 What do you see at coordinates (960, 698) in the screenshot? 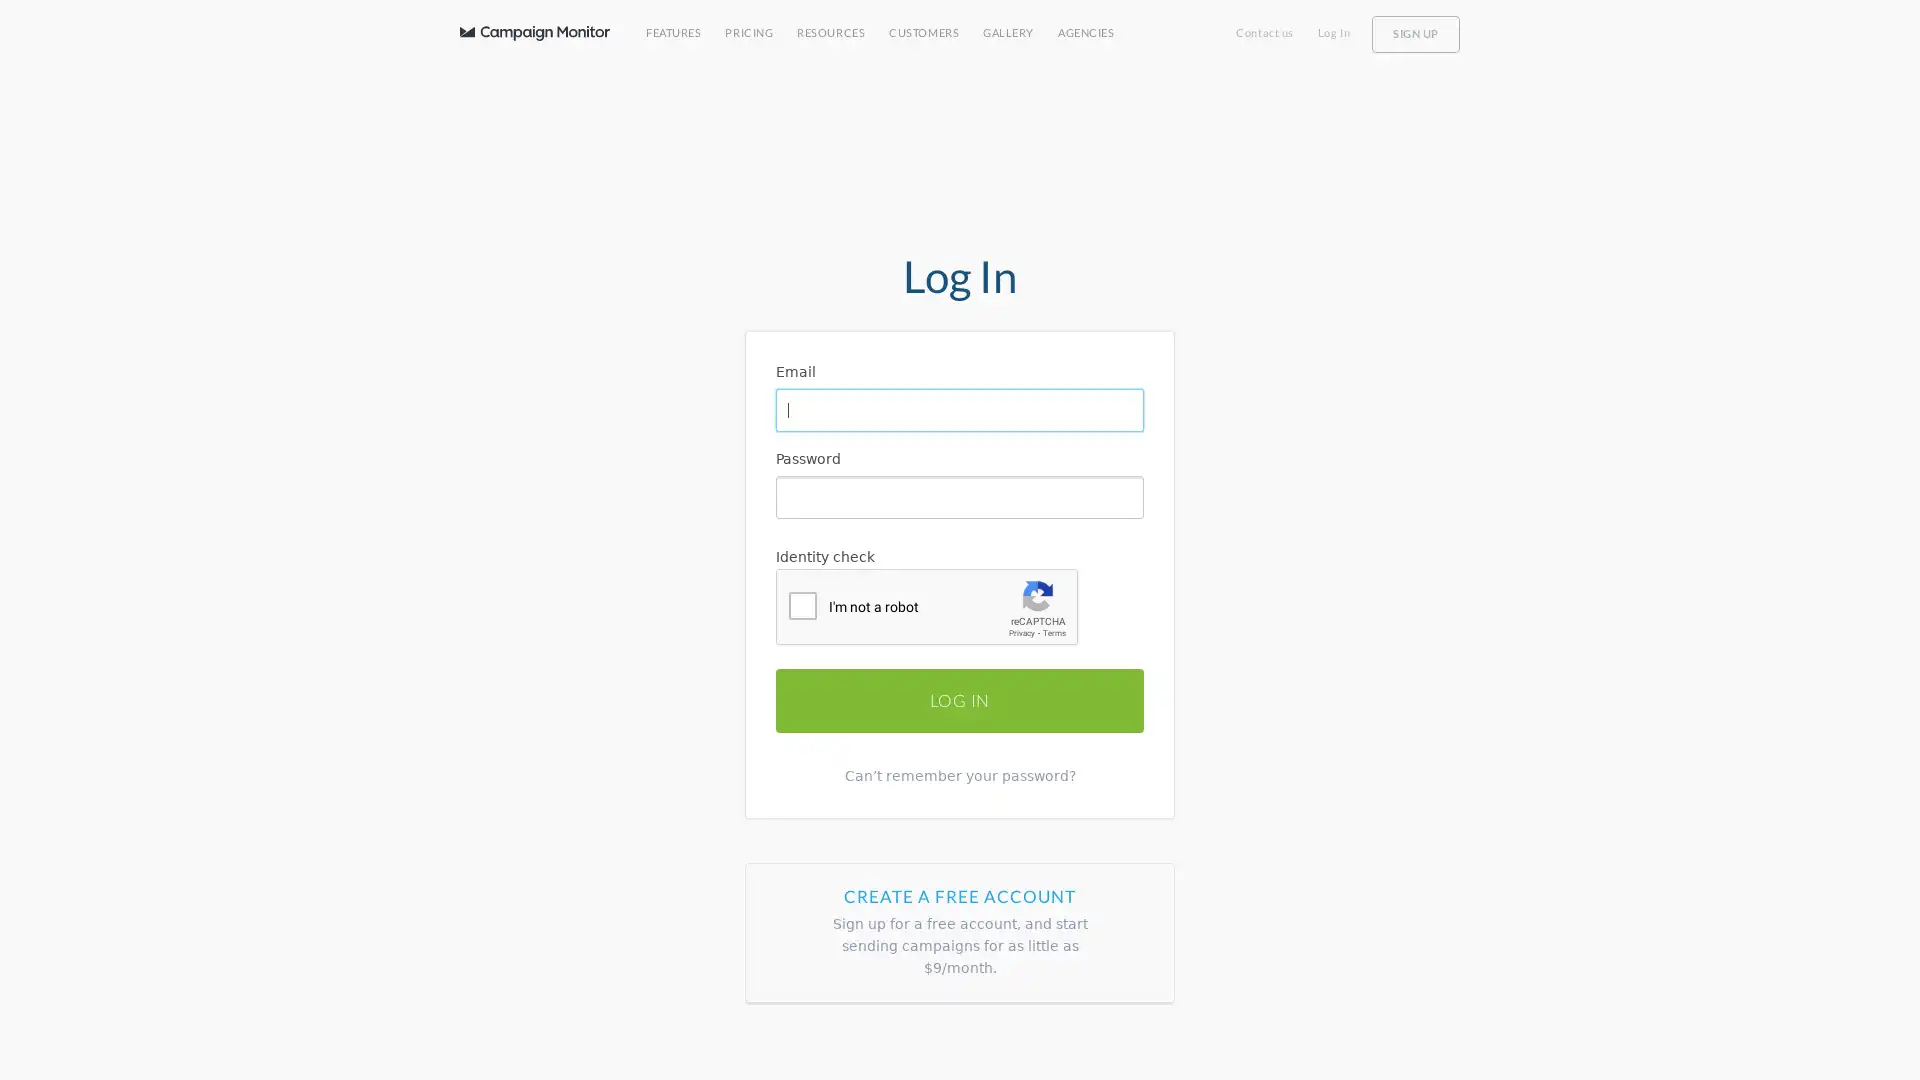
I see `LOG IN` at bounding box center [960, 698].